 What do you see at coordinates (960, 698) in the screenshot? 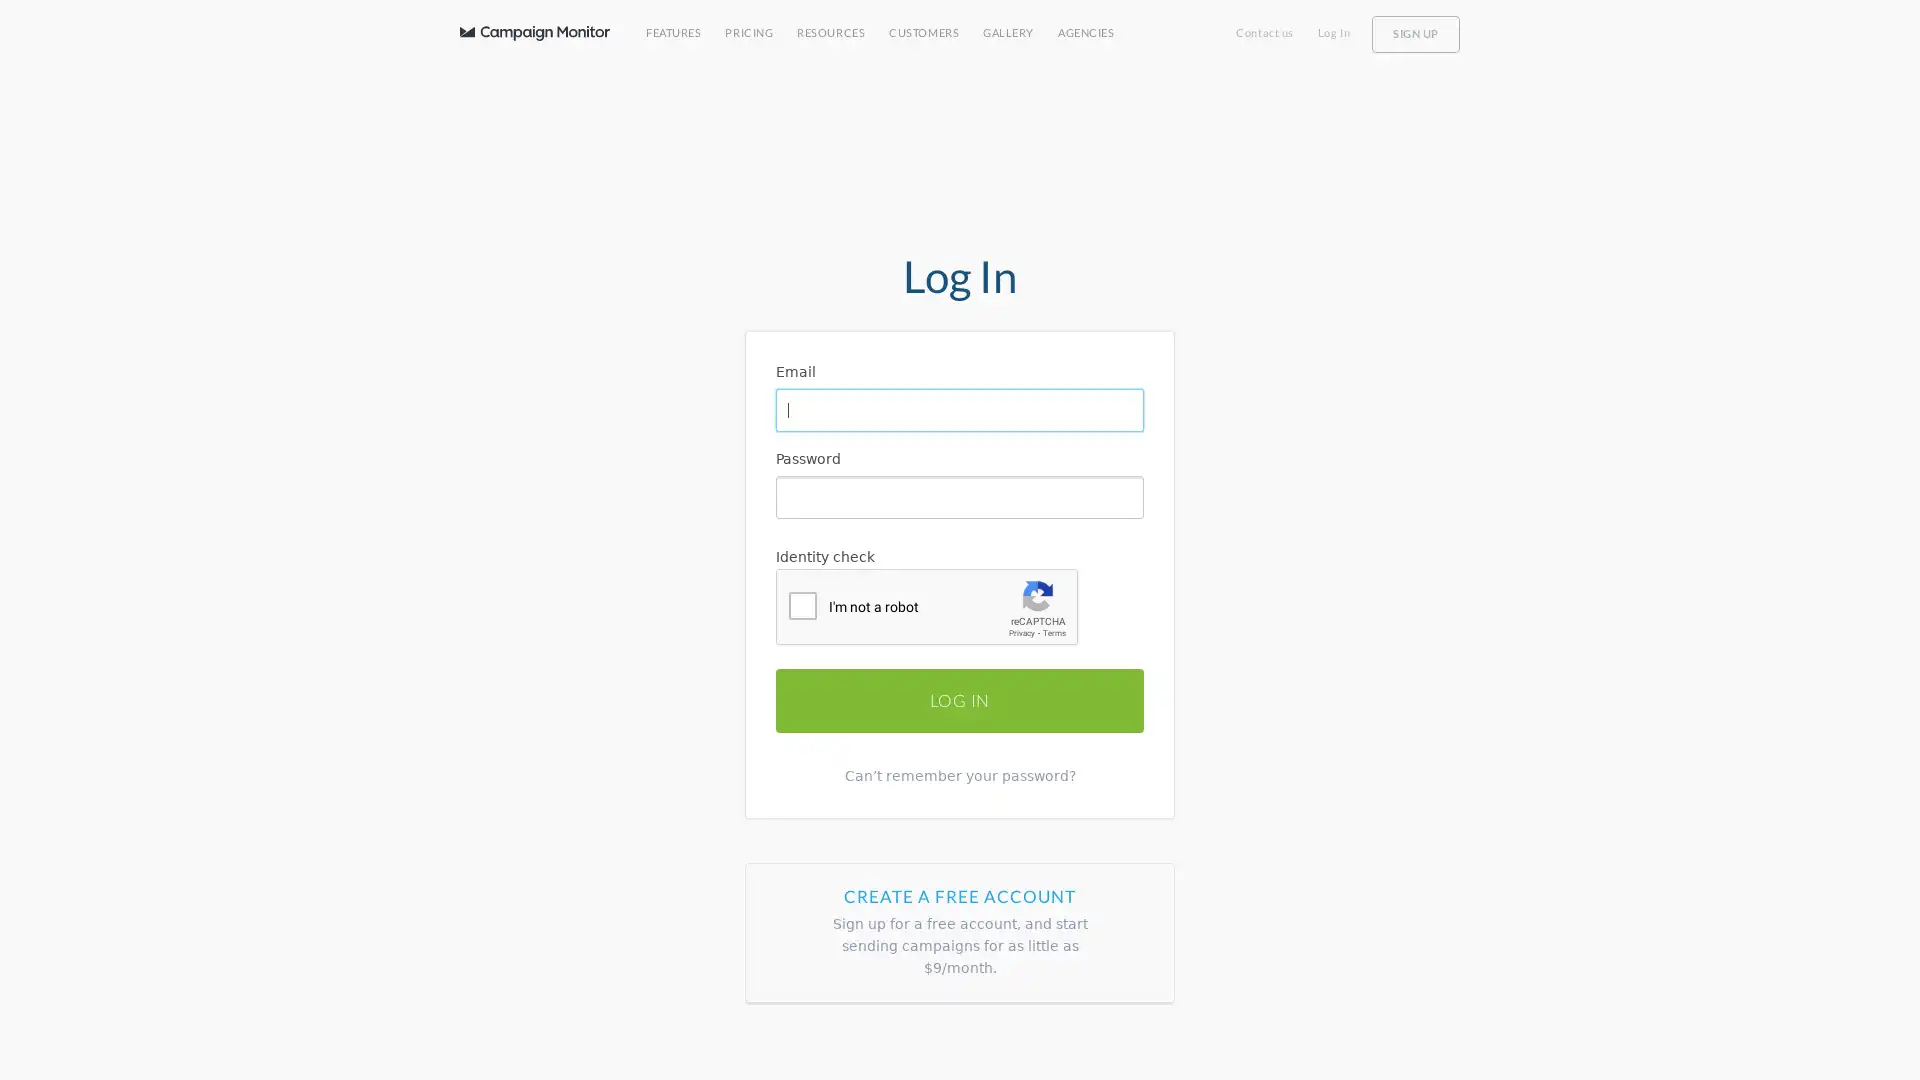
I see `LOG IN` at bounding box center [960, 698].